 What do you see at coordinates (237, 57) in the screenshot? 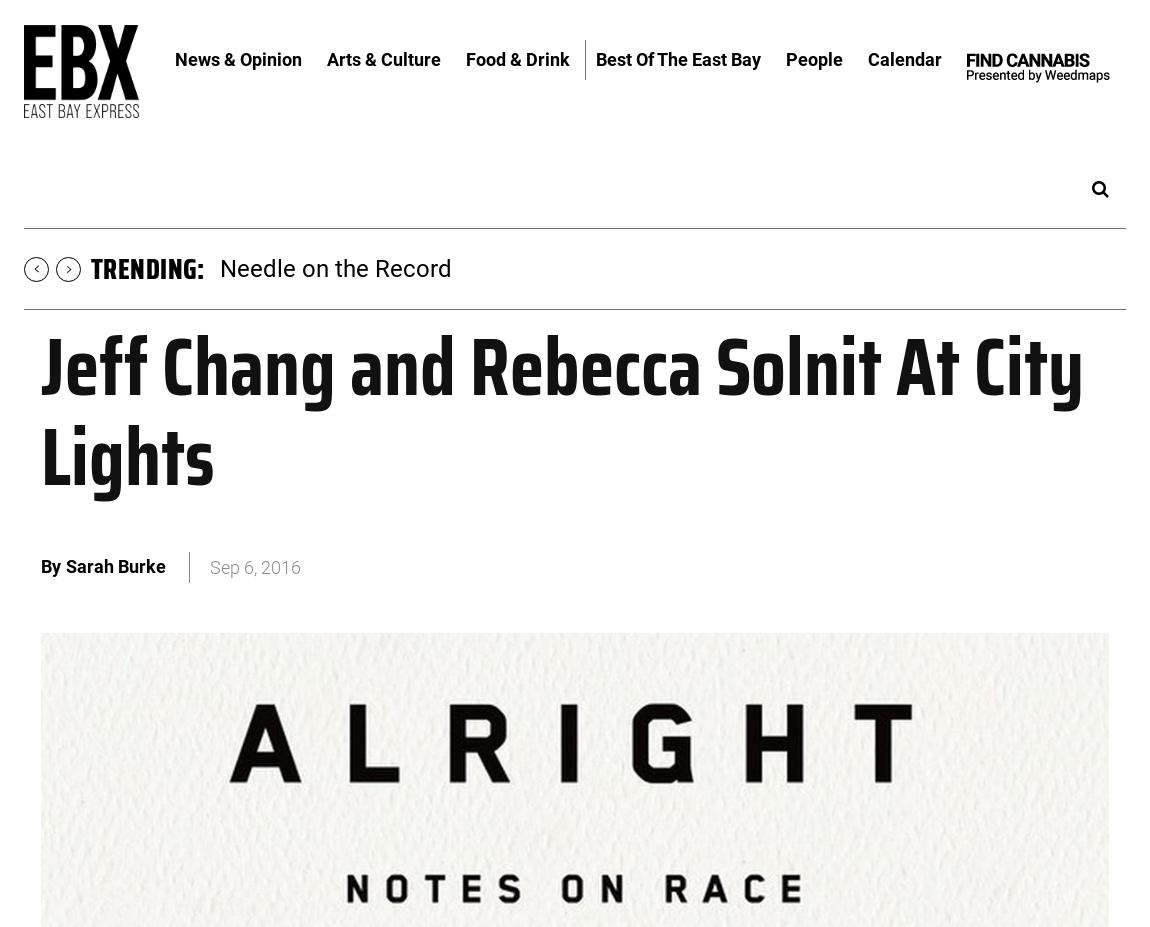
I see `'News & Opinion'` at bounding box center [237, 57].